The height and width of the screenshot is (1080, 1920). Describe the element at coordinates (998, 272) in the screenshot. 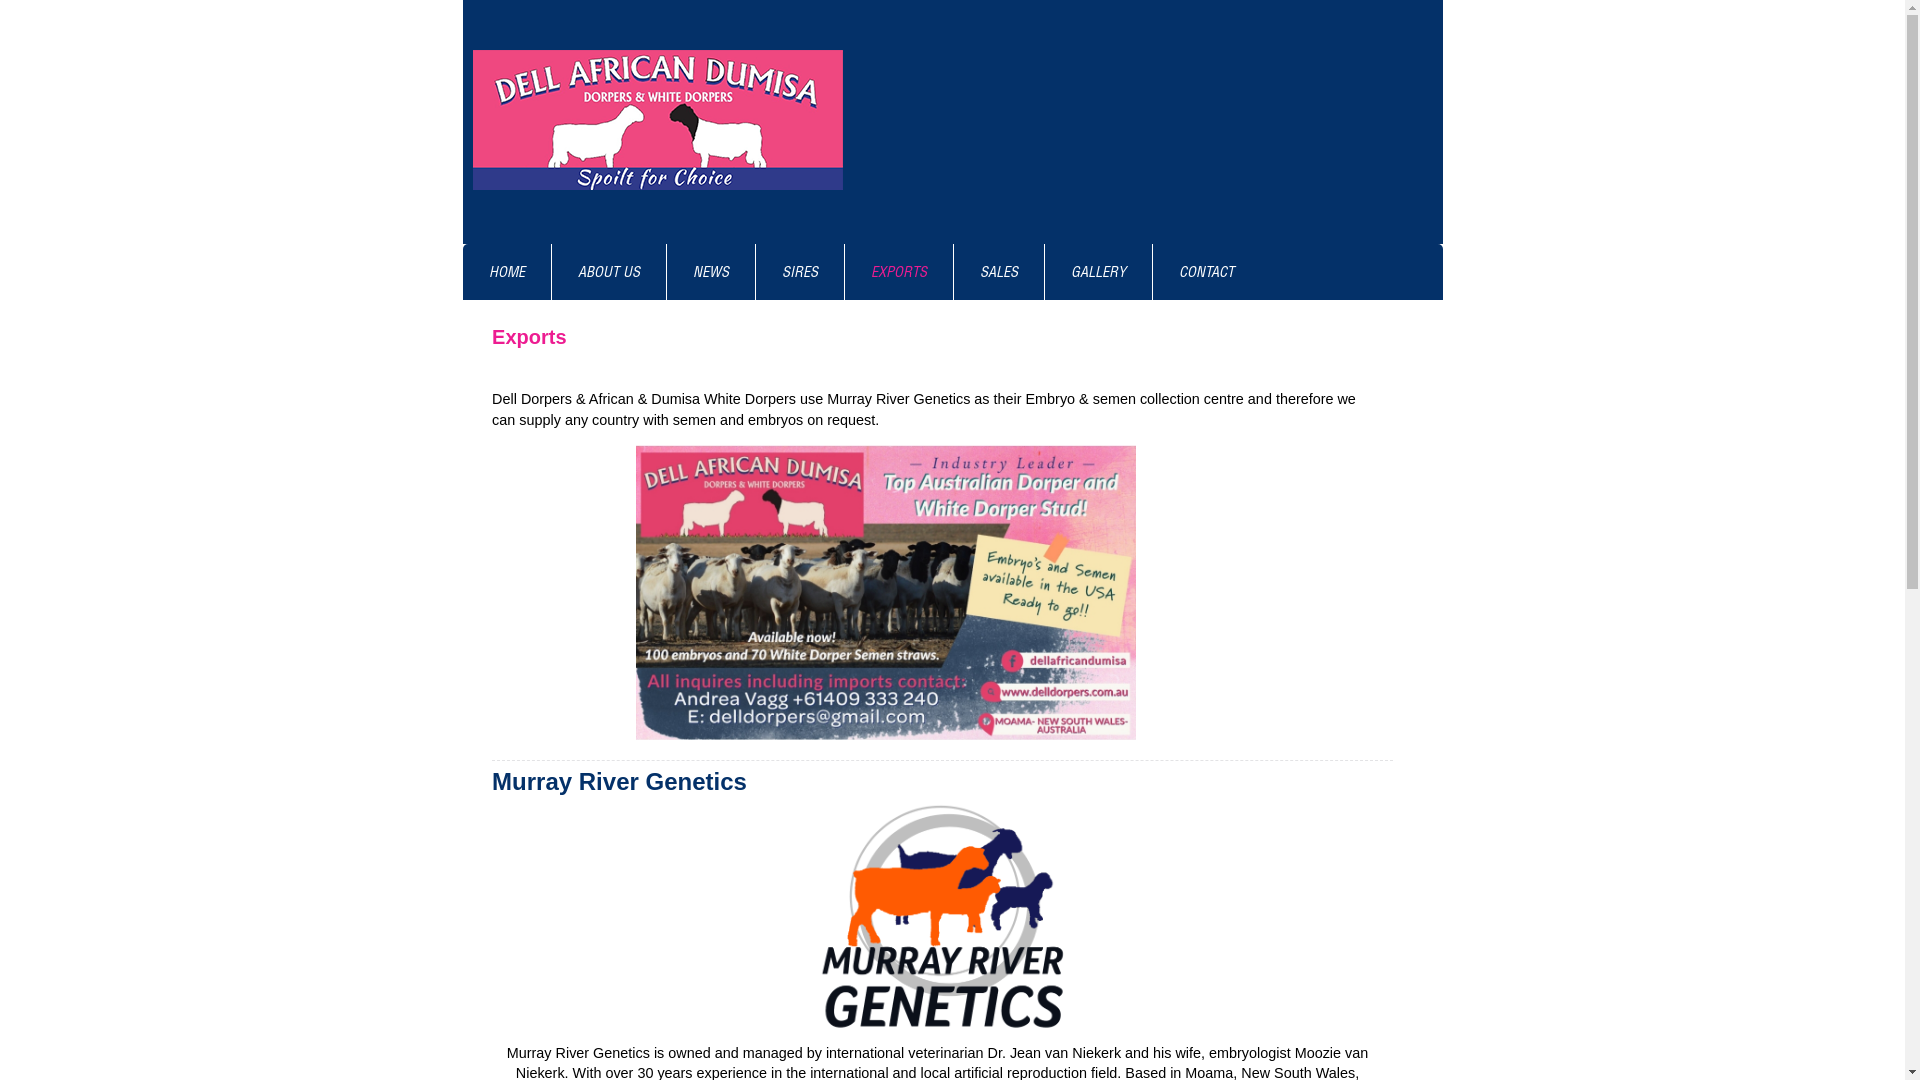

I see `'SALES'` at that location.